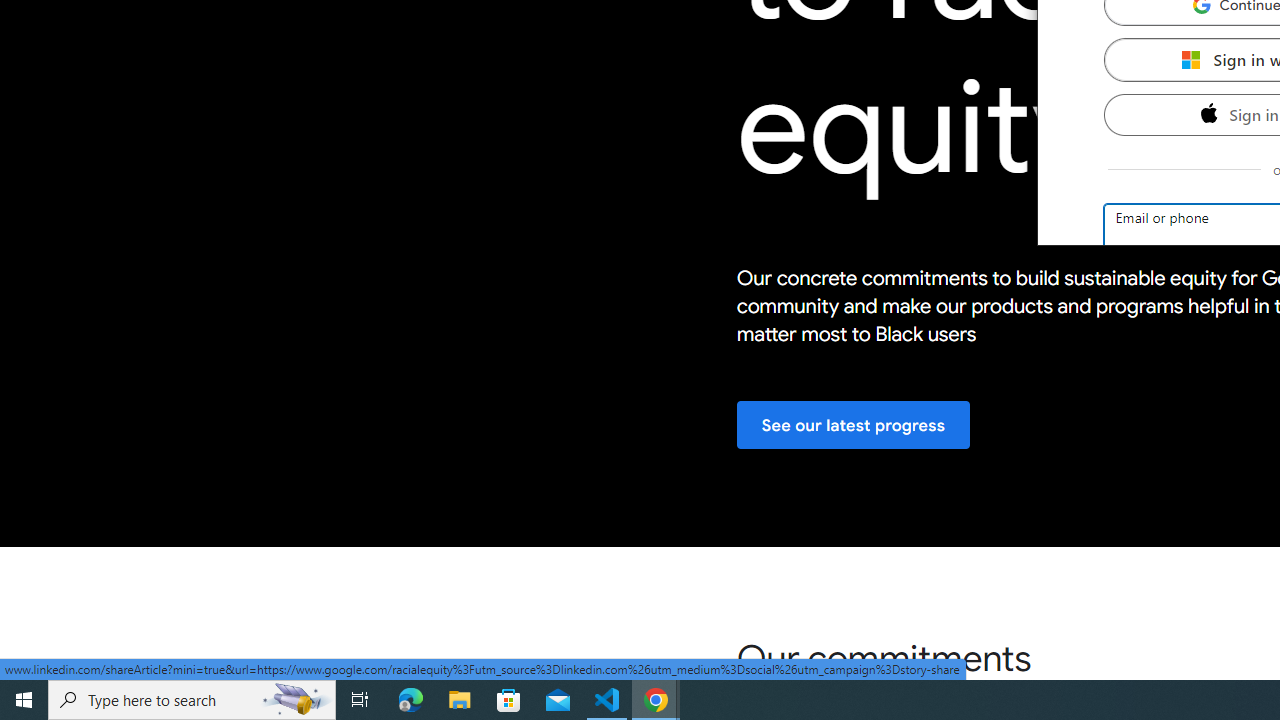 This screenshot has height=720, width=1280. What do you see at coordinates (410, 698) in the screenshot?
I see `'Microsoft Edge'` at bounding box center [410, 698].